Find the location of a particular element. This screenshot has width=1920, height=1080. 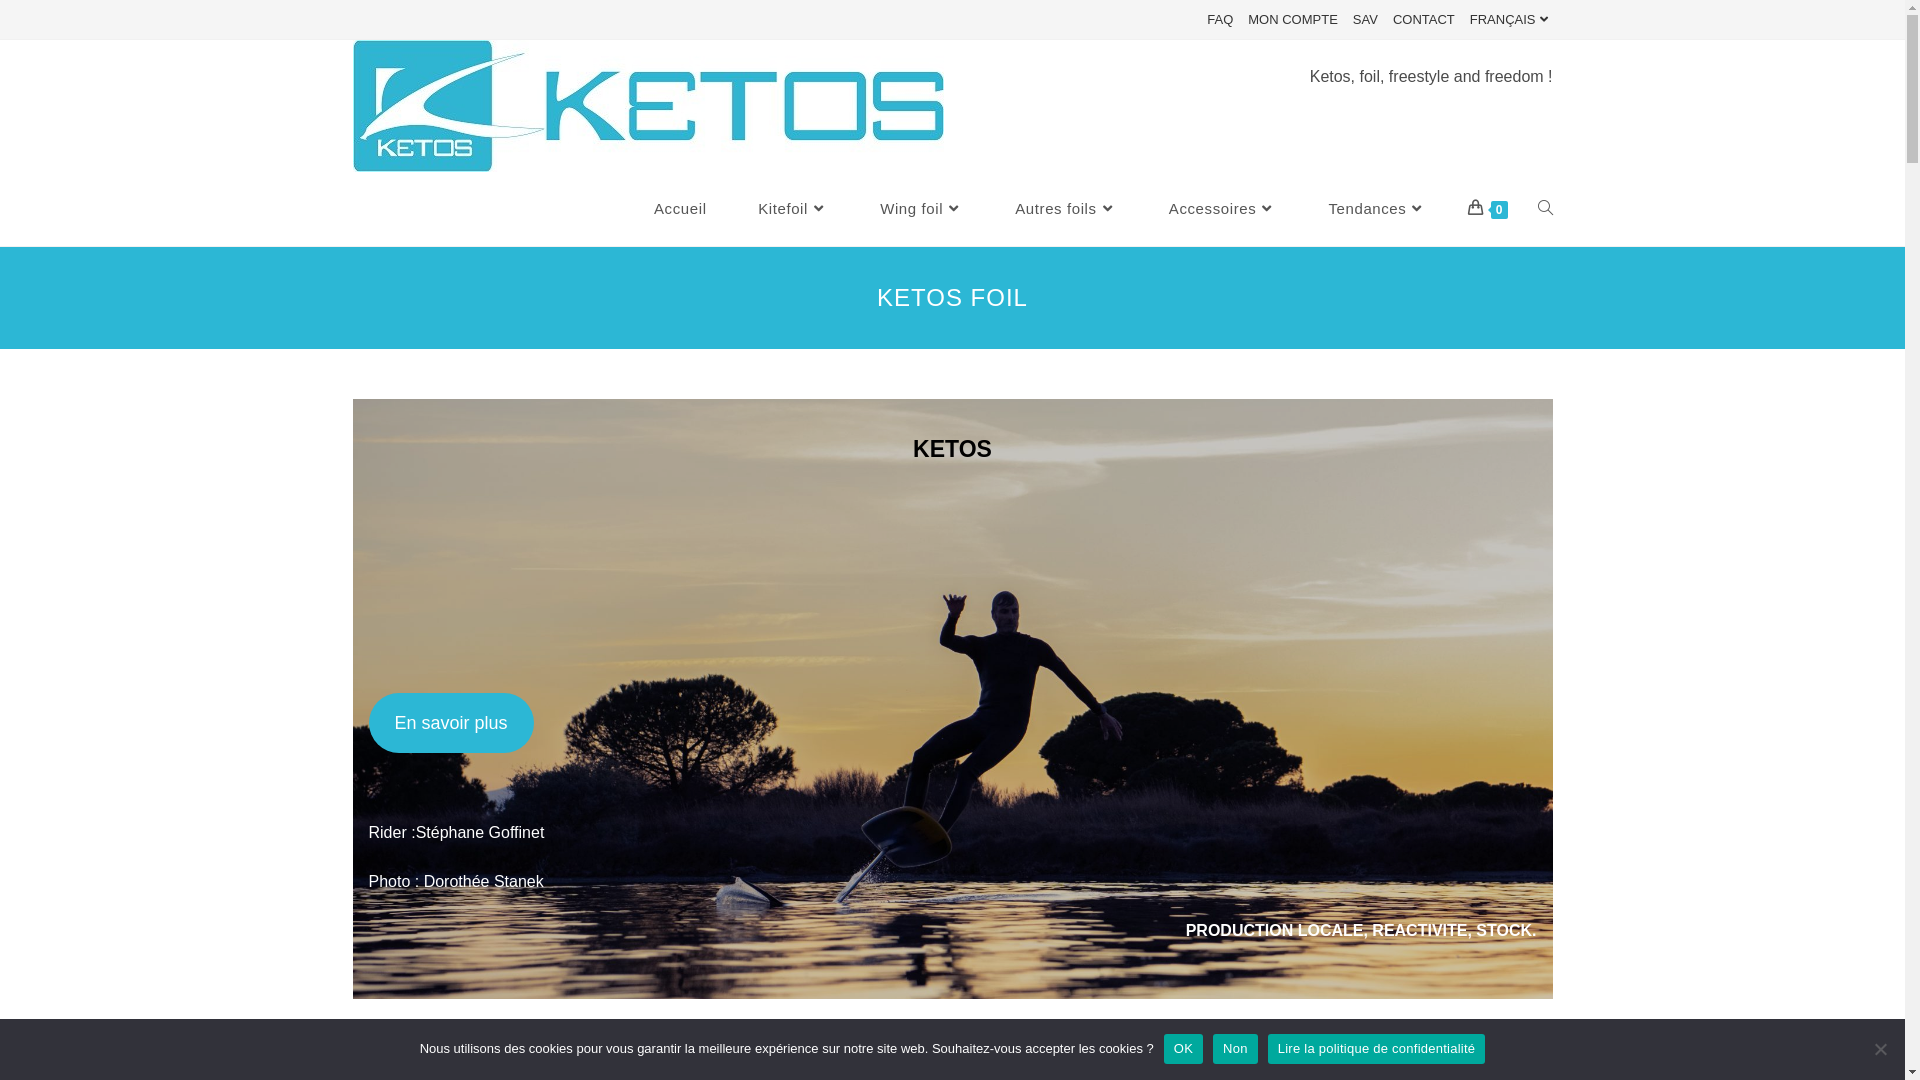

'CONTACT' is located at coordinates (1423, 19).